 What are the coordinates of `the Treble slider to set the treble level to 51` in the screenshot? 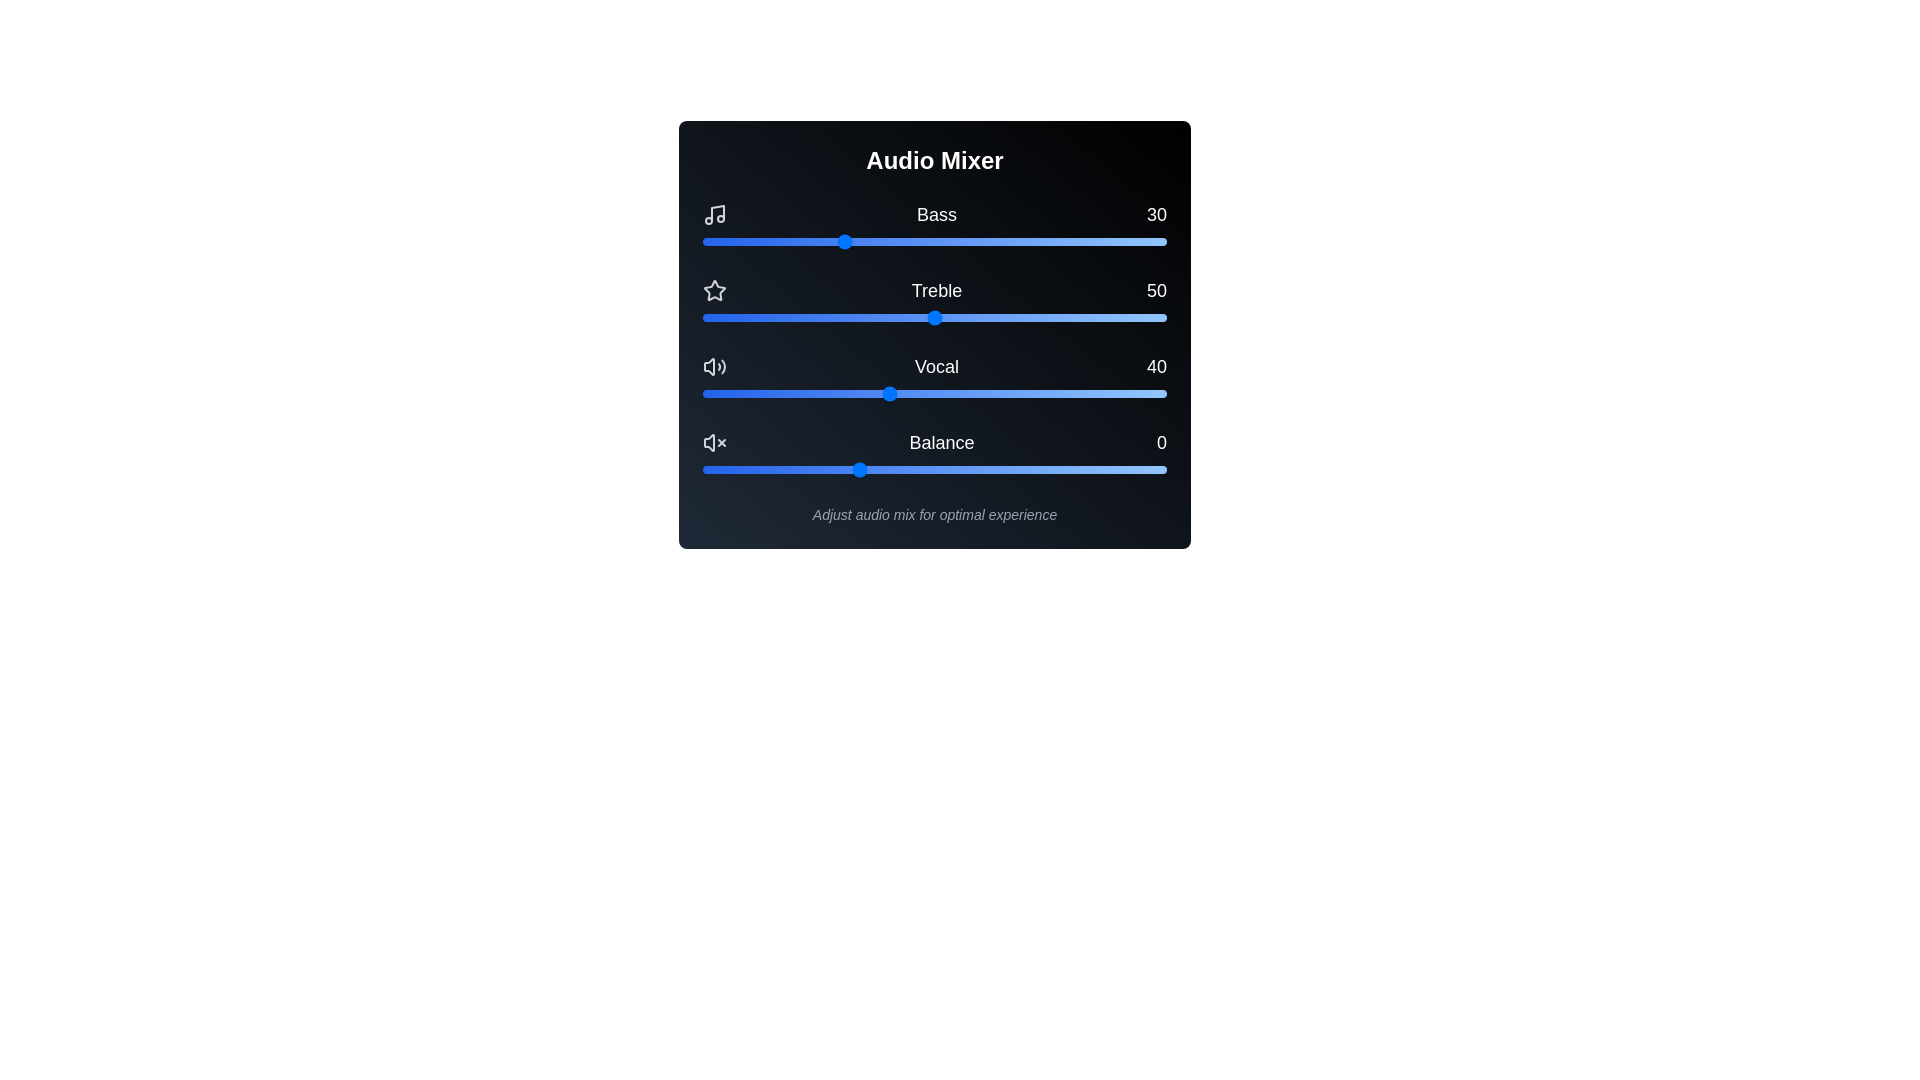 It's located at (938, 316).